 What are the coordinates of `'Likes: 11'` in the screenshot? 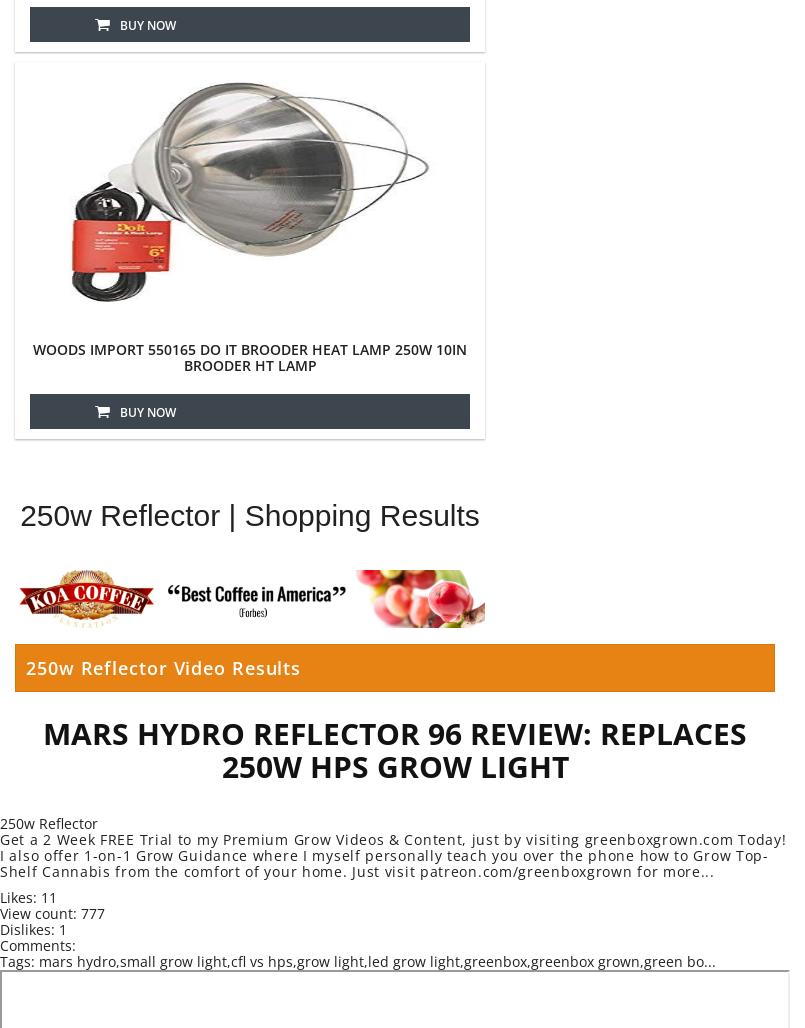 It's located at (28, 896).